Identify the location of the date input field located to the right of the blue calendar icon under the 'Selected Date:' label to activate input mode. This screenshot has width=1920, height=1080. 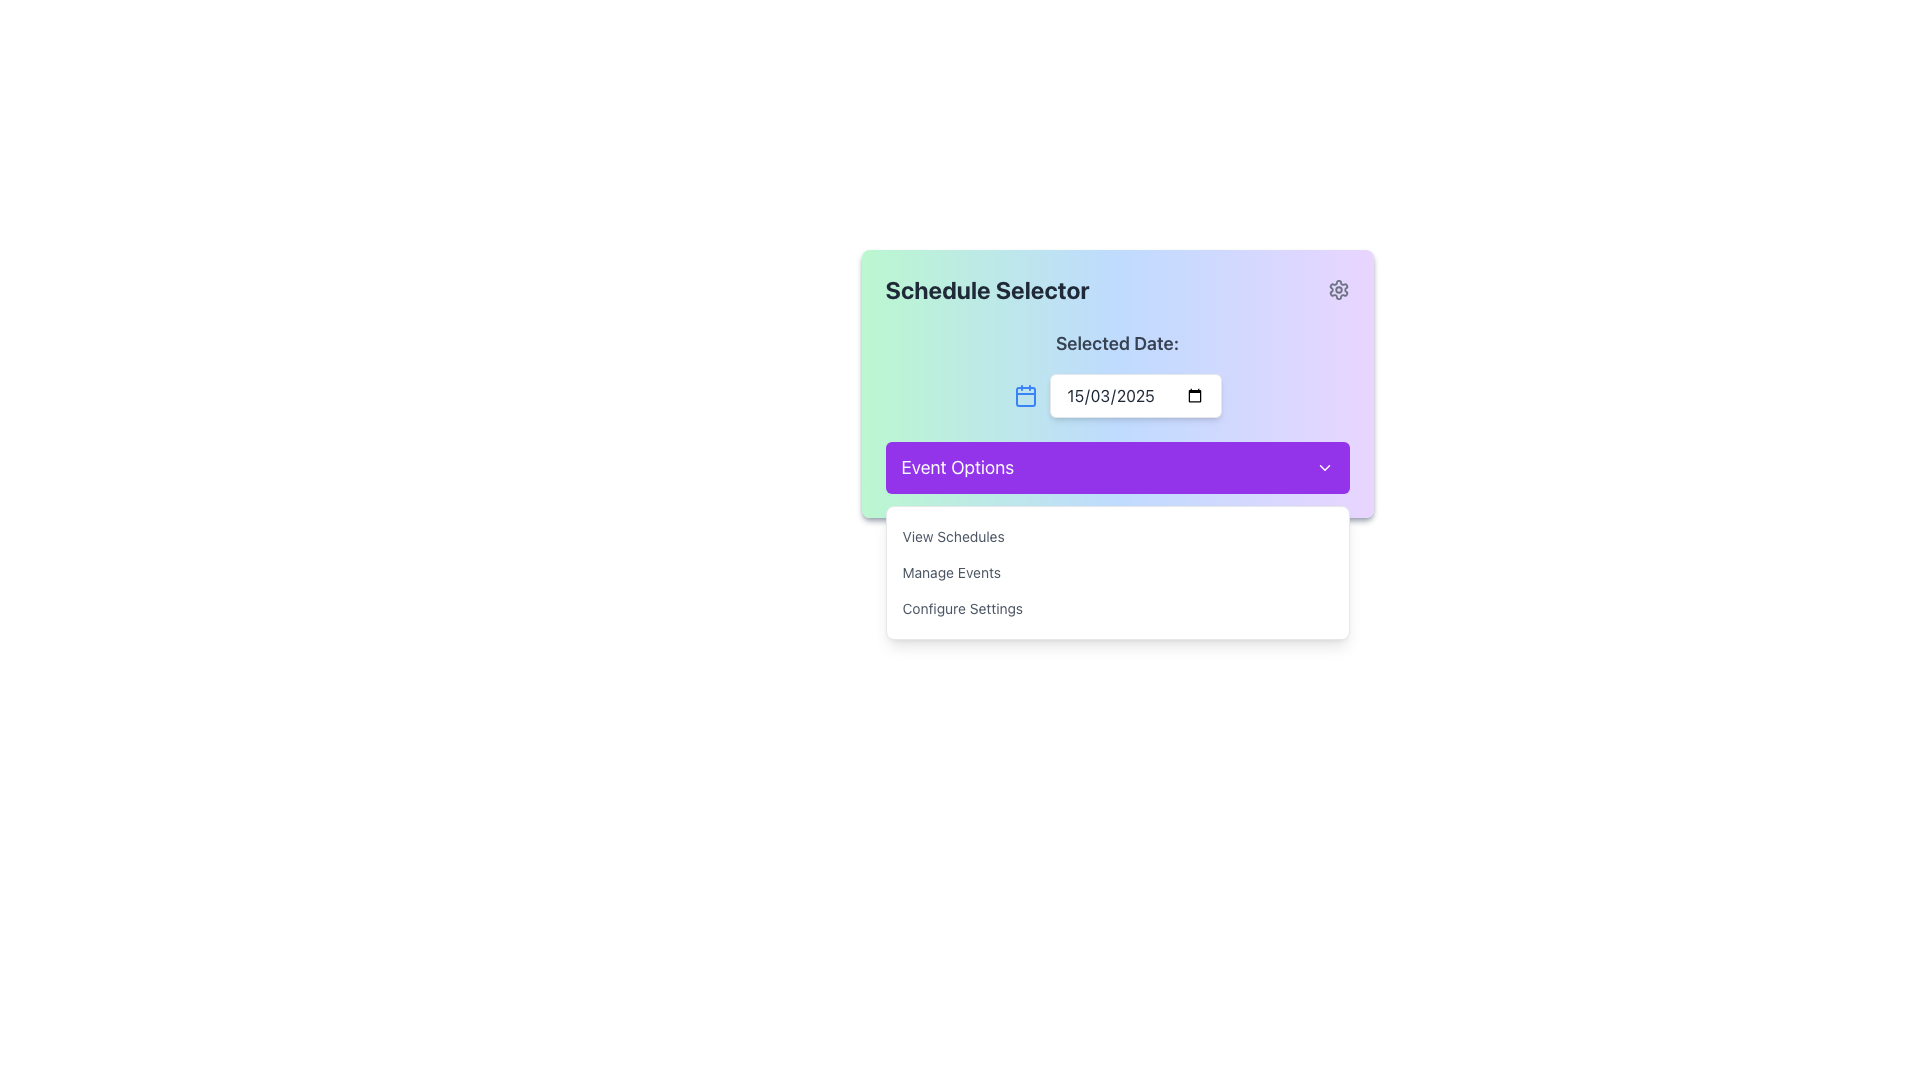
(1135, 396).